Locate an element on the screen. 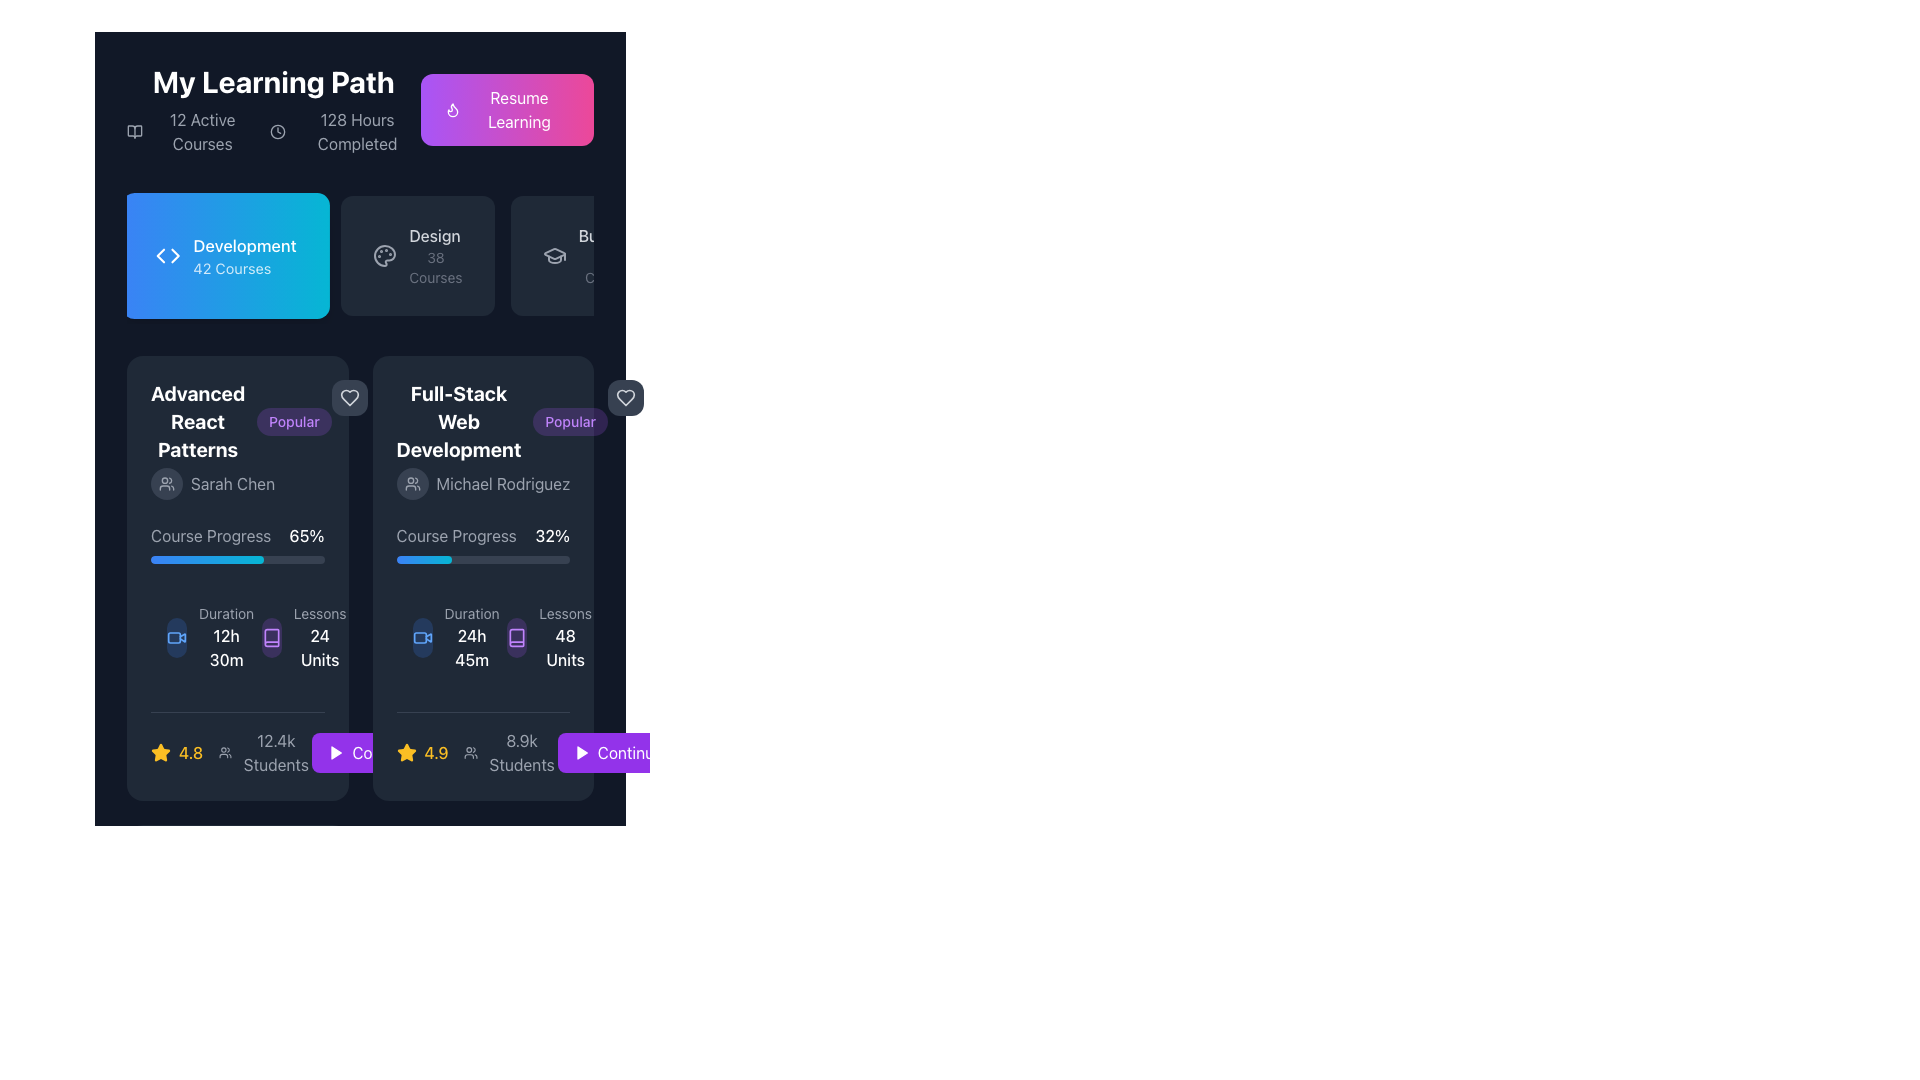 This screenshot has height=1080, width=1920. the text label displaying '48 Units' in the 'Lessons 48 Units' section of the 'Full-Stack Web Development' card is located at coordinates (564, 648).